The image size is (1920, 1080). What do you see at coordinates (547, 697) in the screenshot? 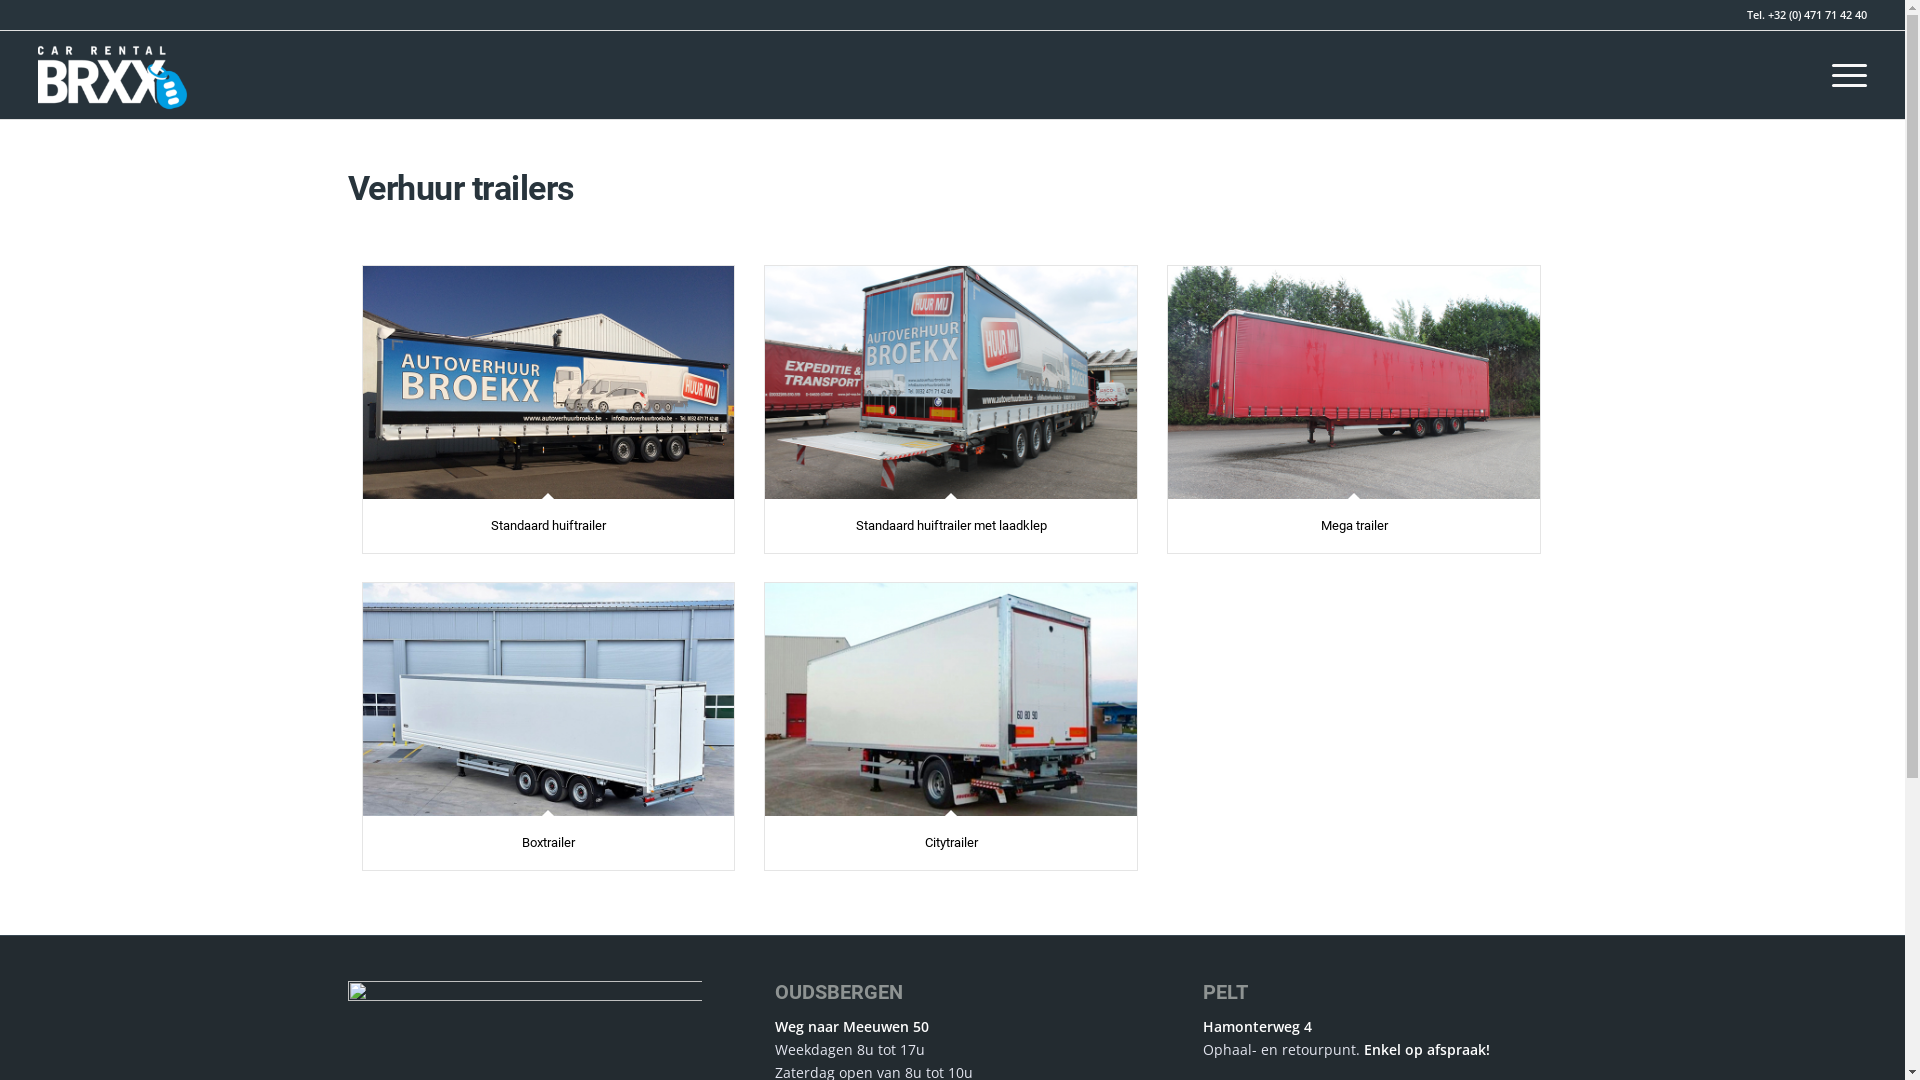
I see `'Boxtrailer'` at bounding box center [547, 697].